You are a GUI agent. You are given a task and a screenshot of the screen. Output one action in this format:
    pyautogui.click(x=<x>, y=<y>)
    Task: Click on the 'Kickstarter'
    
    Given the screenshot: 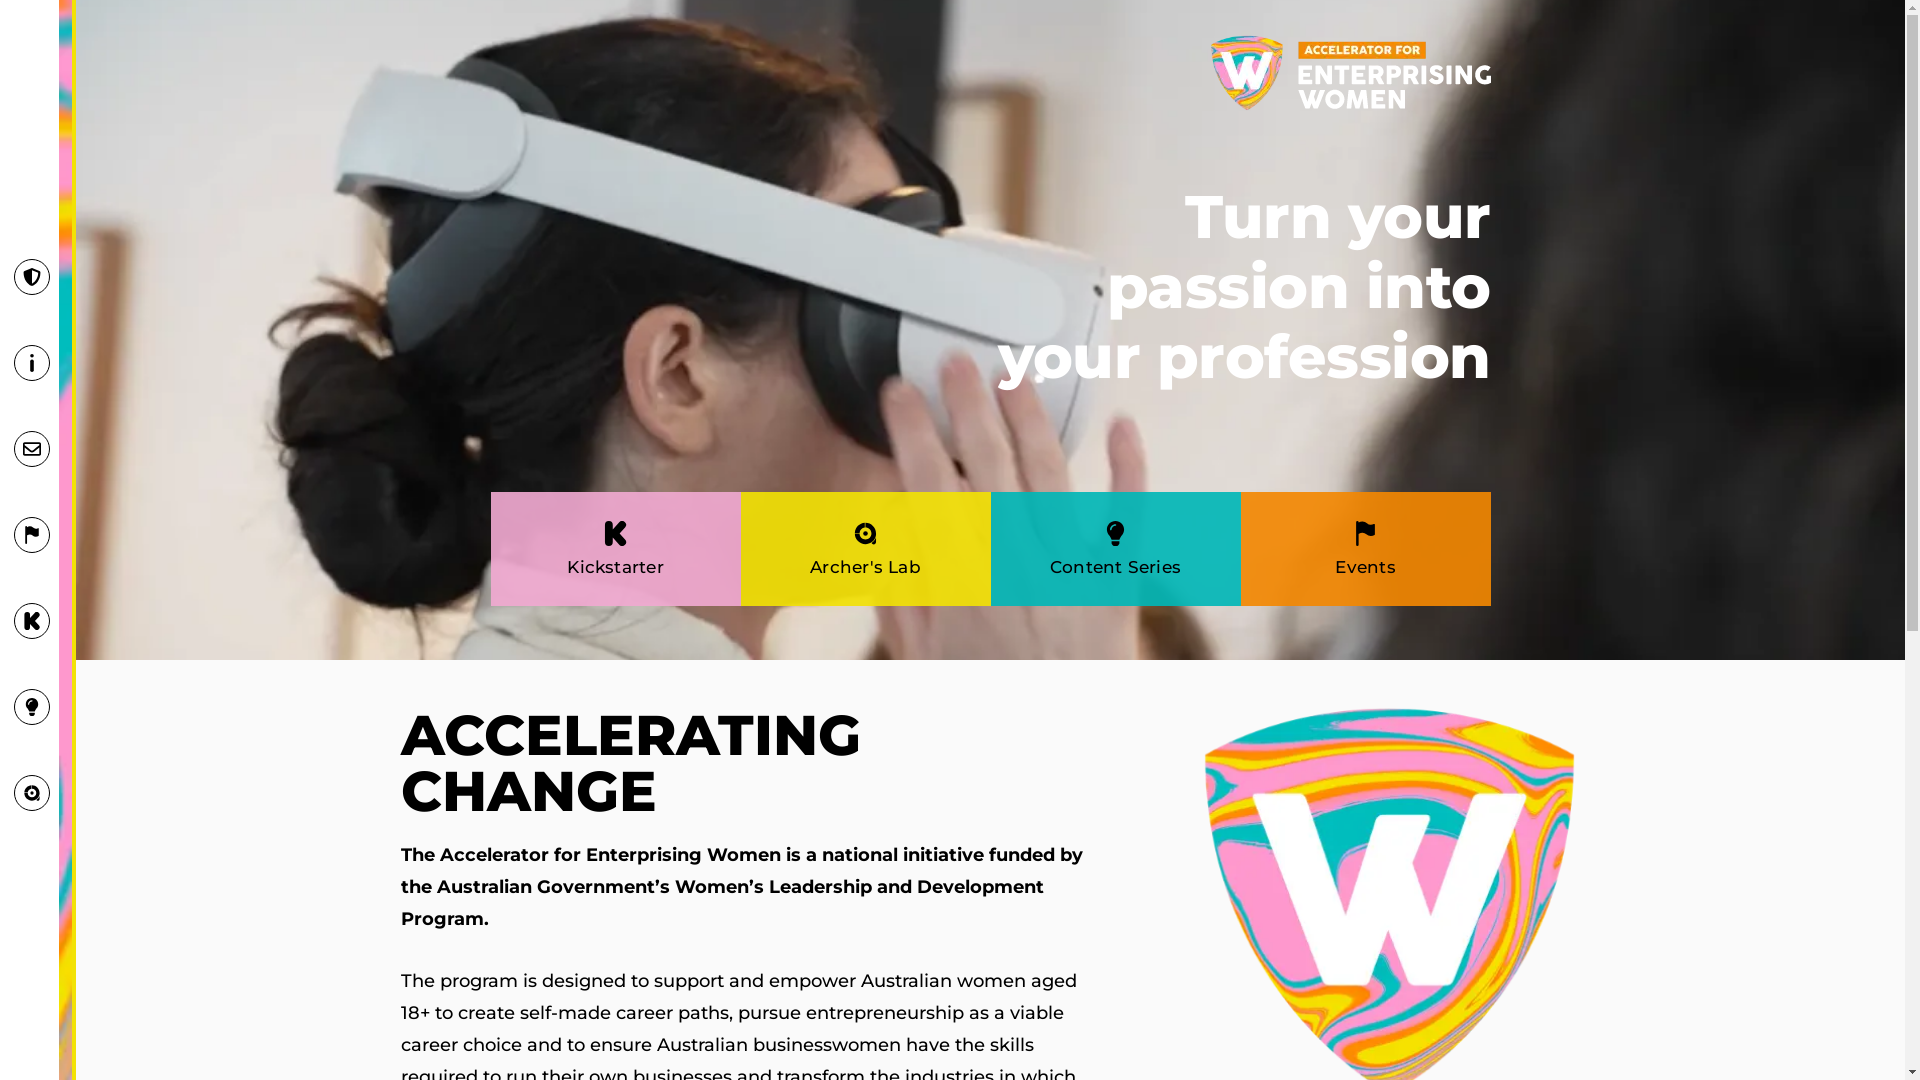 What is the action you would take?
    pyautogui.click(x=613, y=567)
    